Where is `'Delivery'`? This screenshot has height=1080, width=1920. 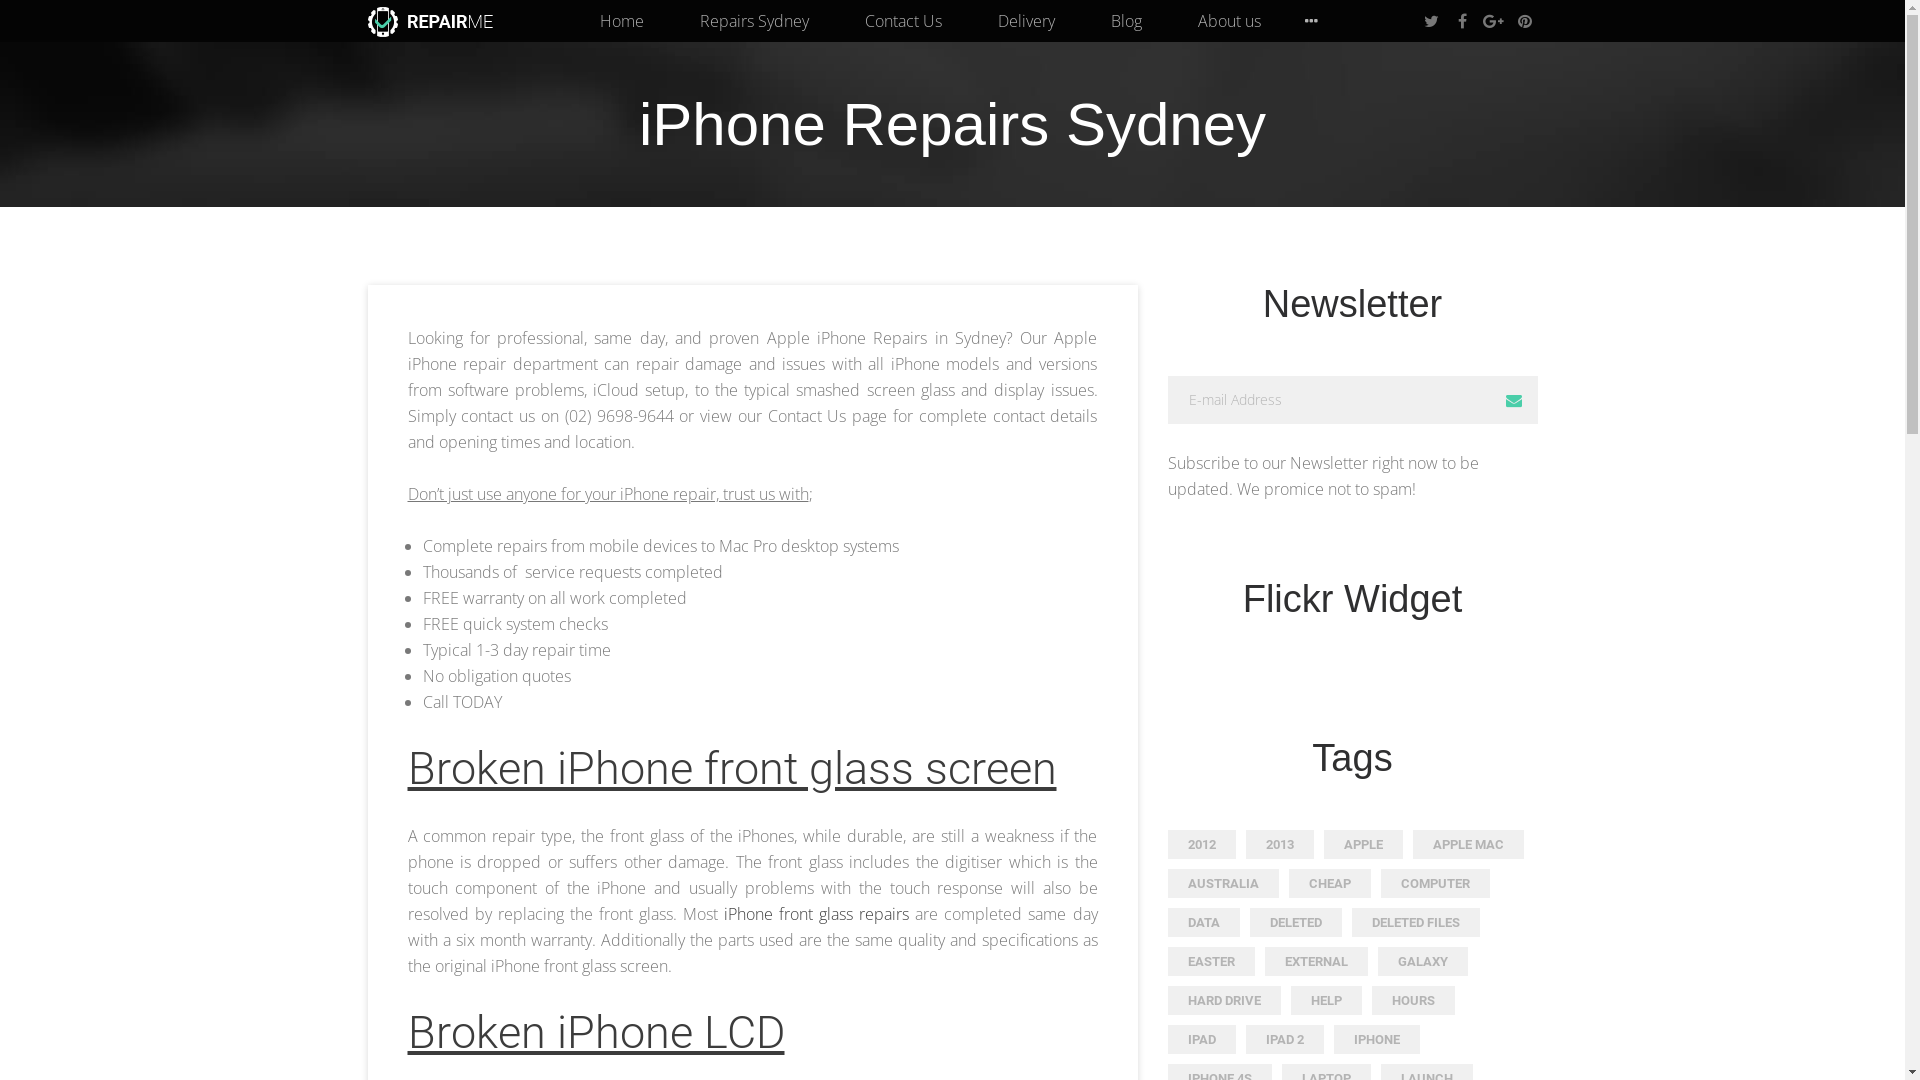 'Delivery' is located at coordinates (969, 20).